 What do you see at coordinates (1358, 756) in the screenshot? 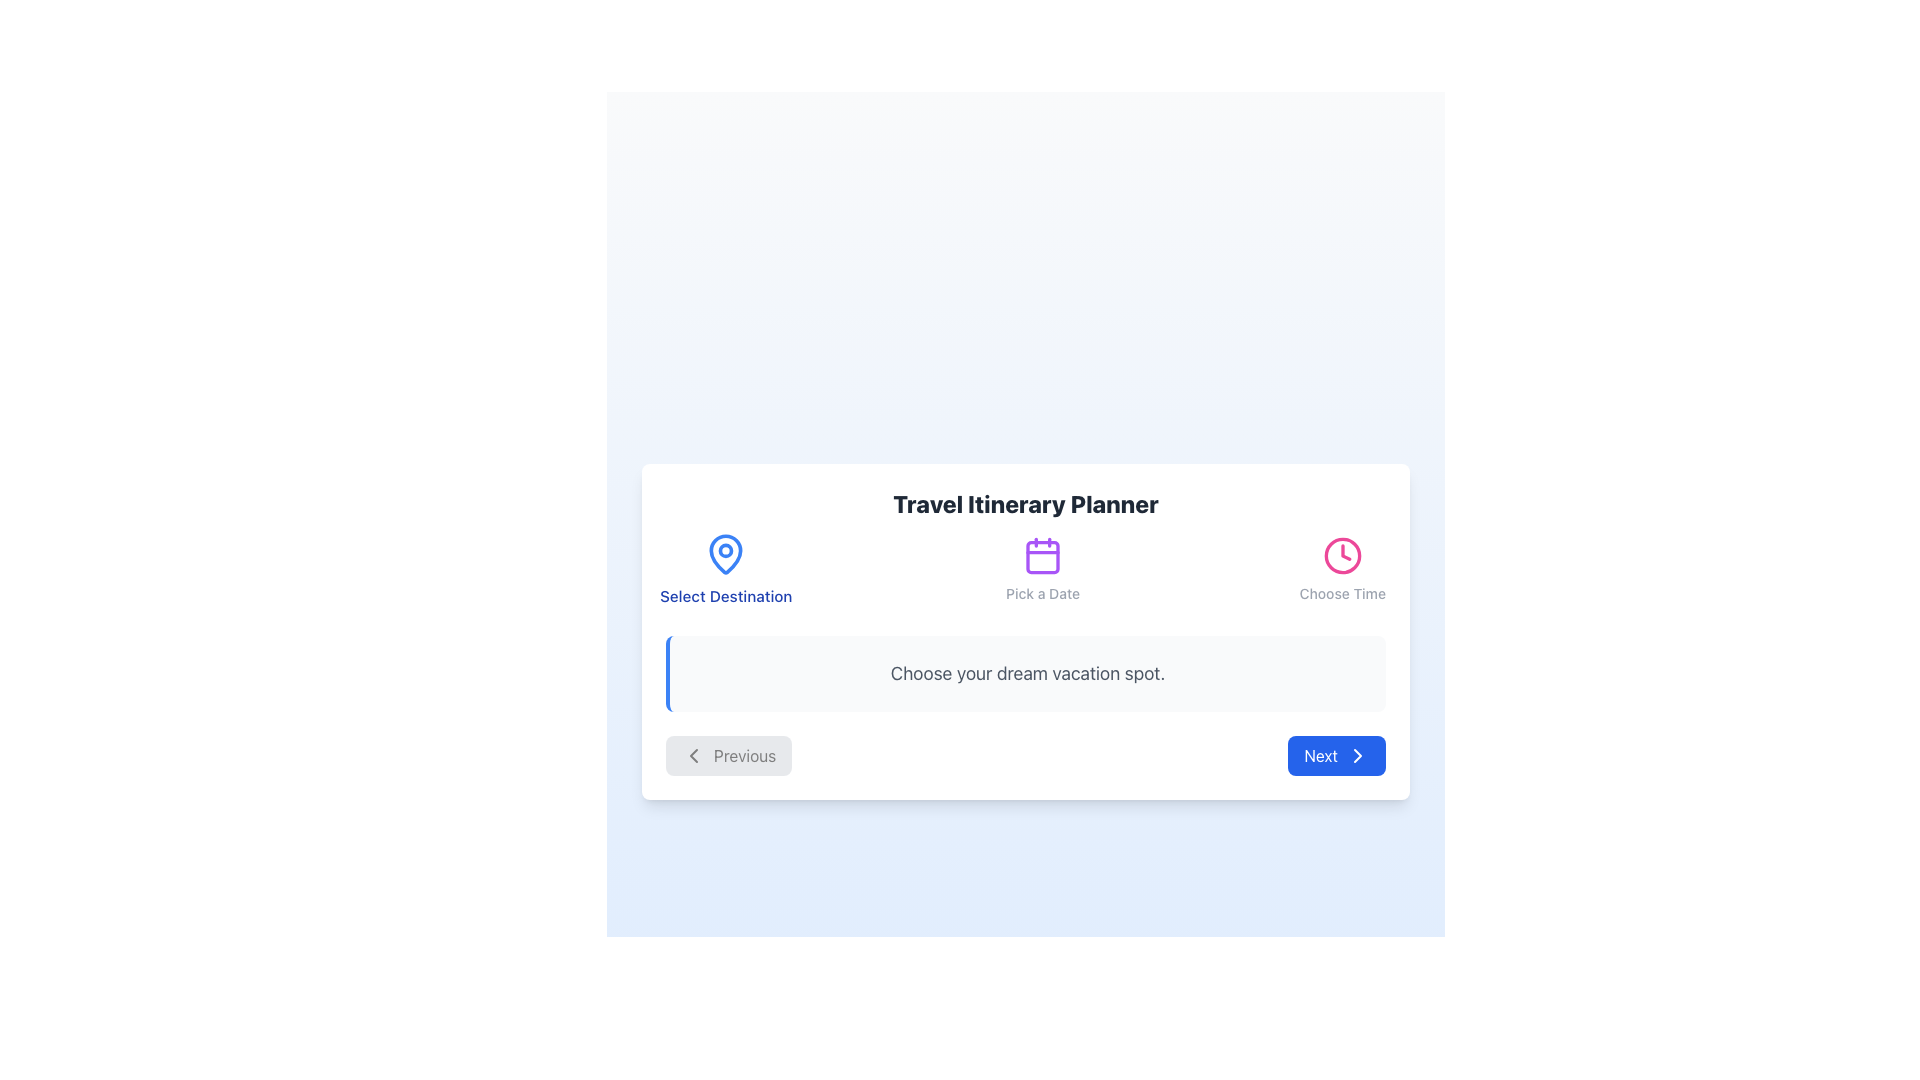
I see `the rightward-pointing chevron icon embedded within the blue 'Next' button to interact with it` at bounding box center [1358, 756].